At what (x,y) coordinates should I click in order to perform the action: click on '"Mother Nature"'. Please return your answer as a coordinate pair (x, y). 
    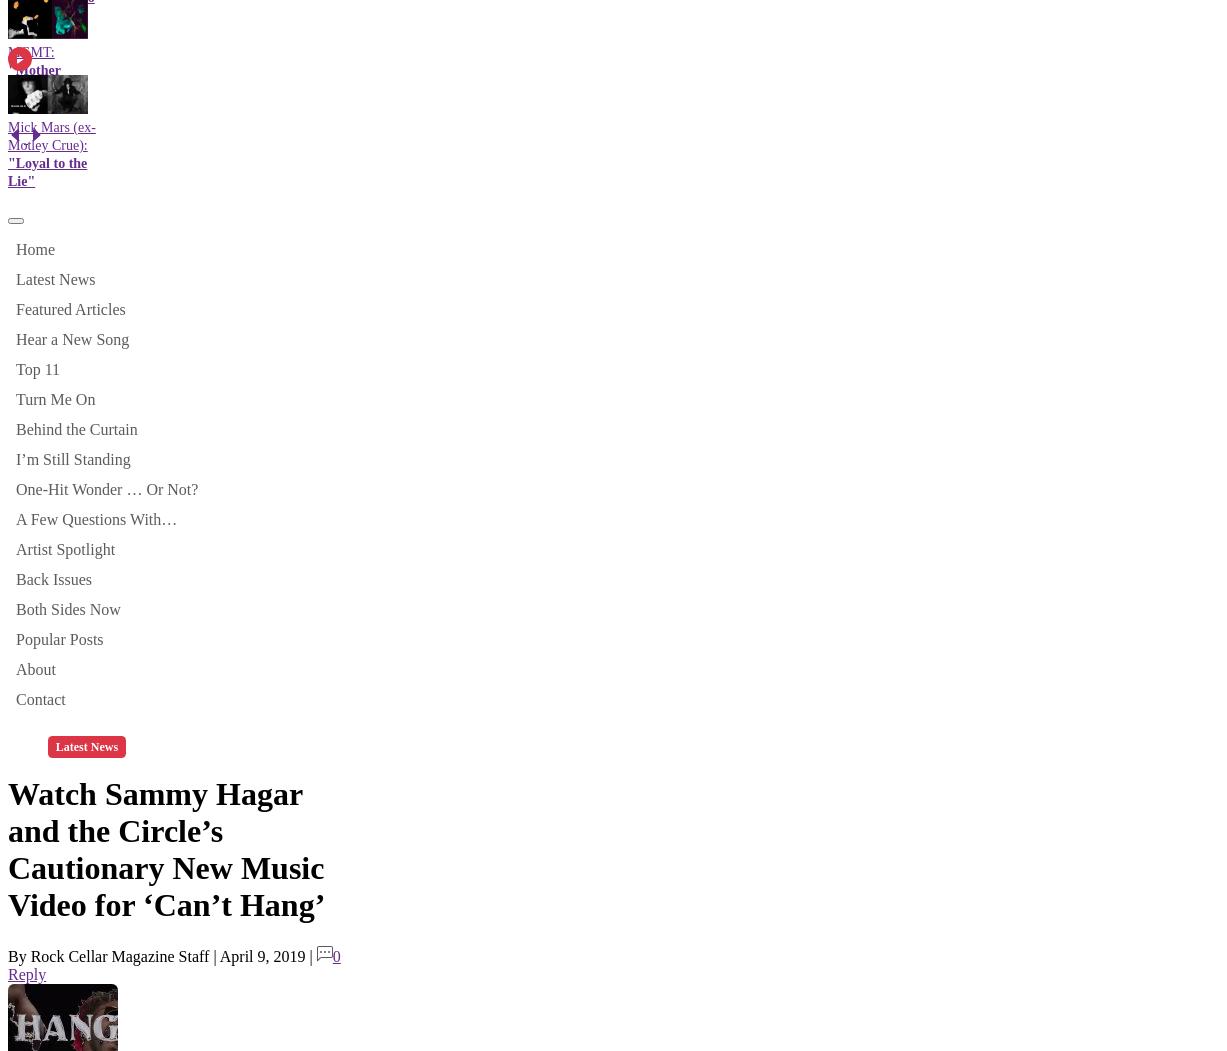
    Looking at the image, I should click on (7, 77).